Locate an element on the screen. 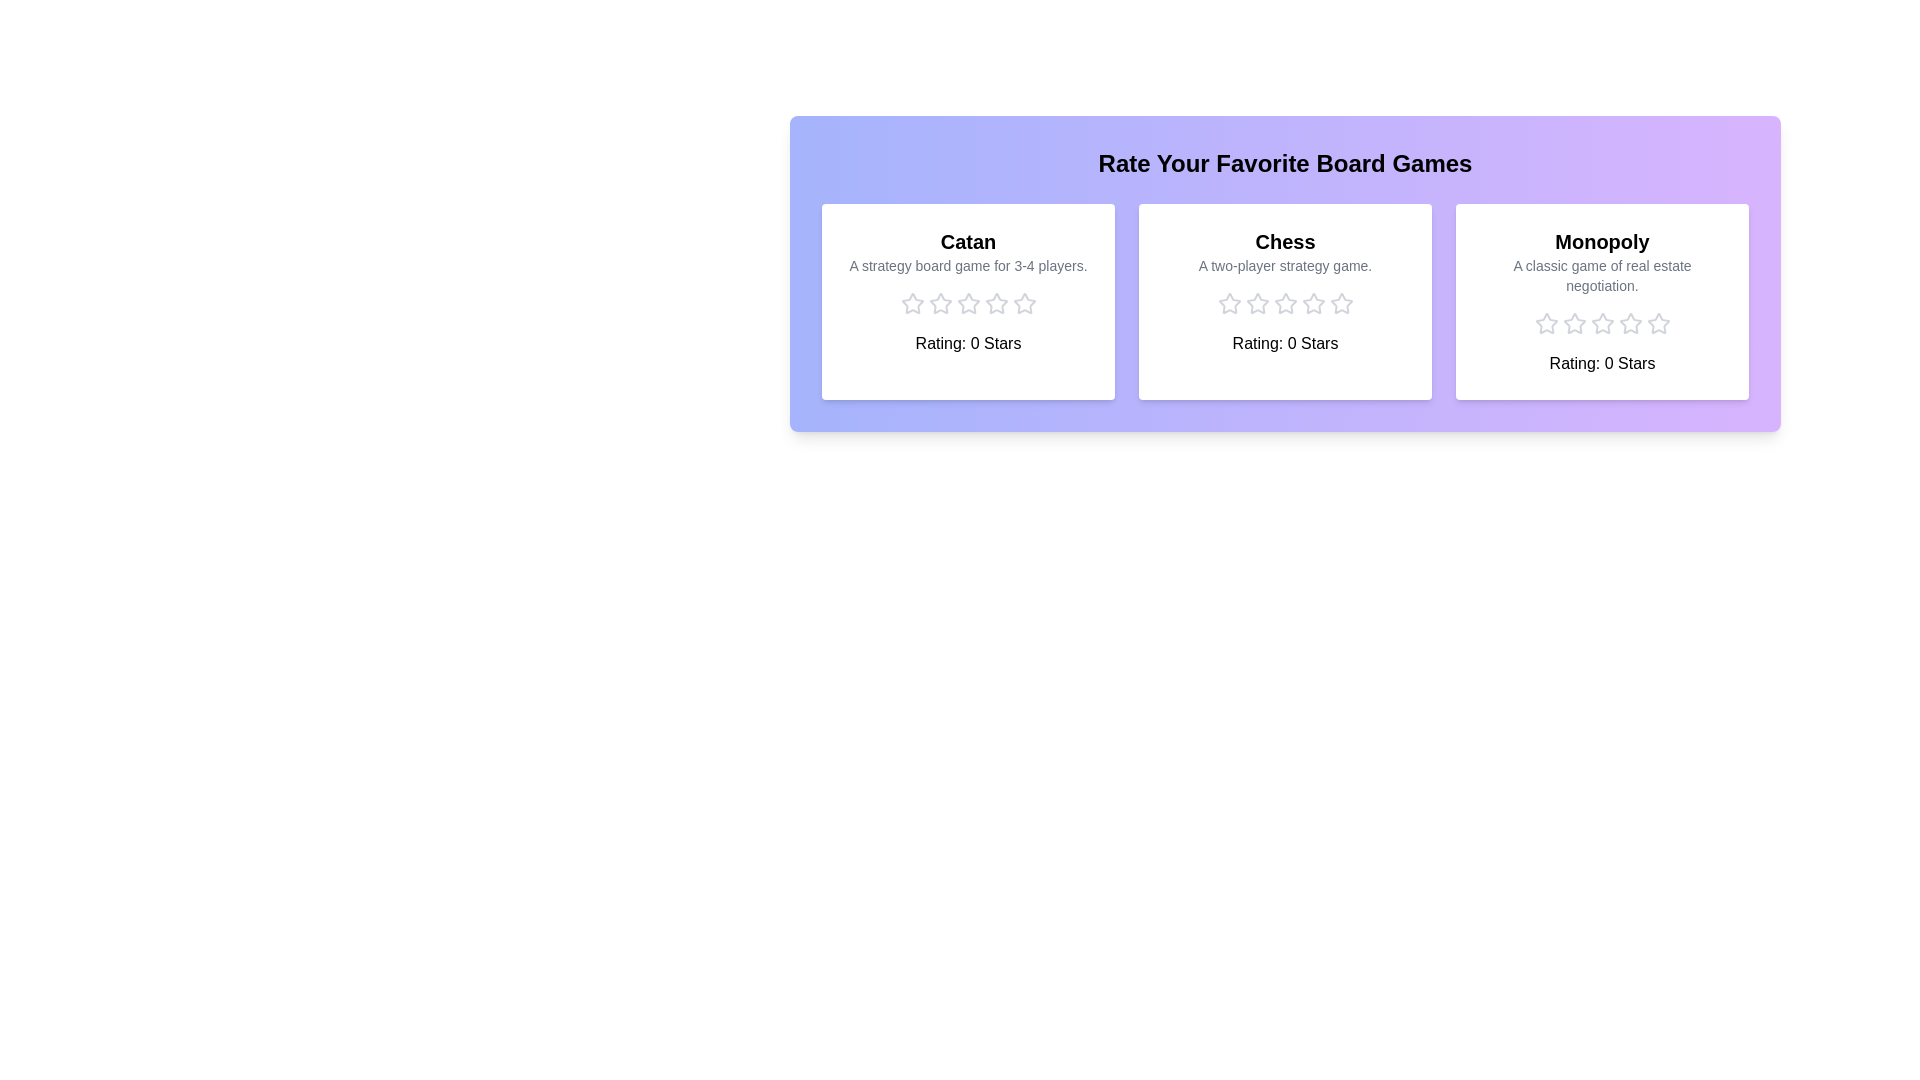  the 'Rate Your Favorite Board Games' title to inspect its layout is located at coordinates (1285, 163).